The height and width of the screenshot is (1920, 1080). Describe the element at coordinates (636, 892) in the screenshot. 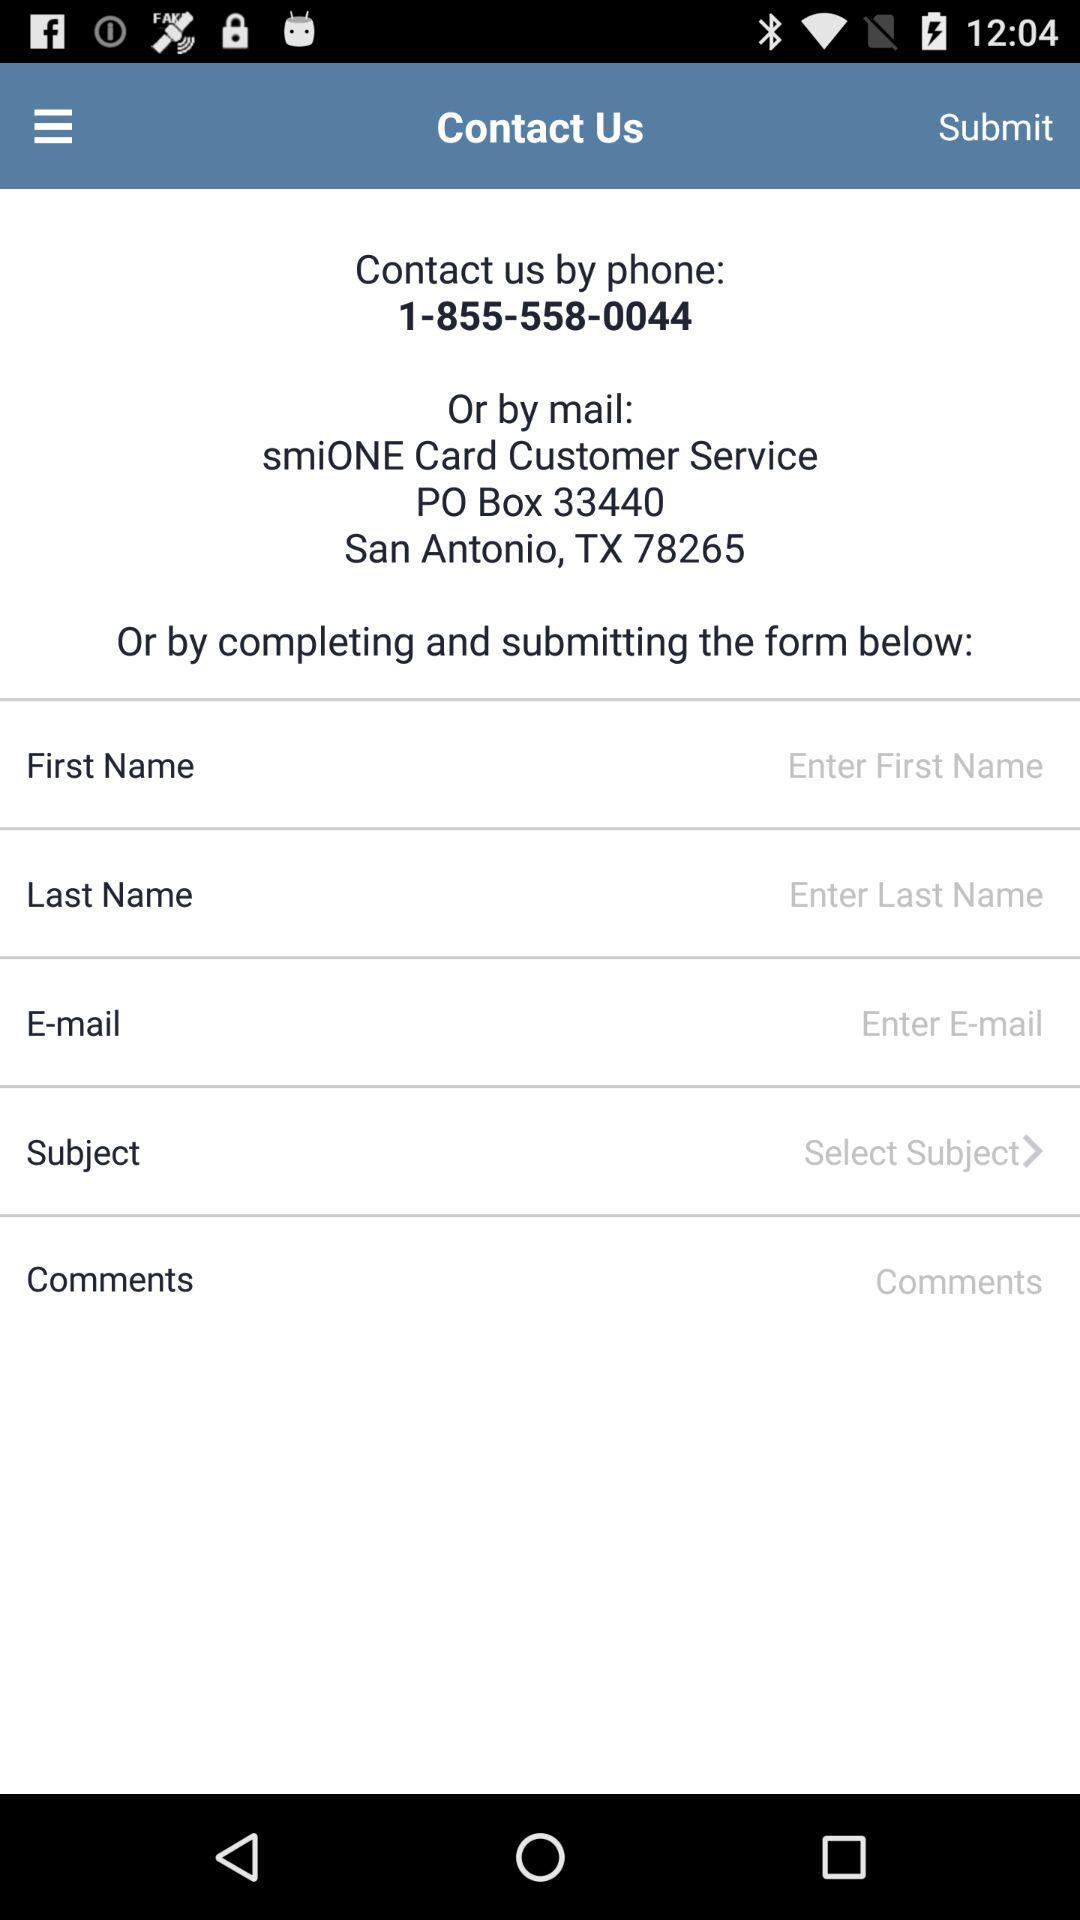

I see `last name` at that location.